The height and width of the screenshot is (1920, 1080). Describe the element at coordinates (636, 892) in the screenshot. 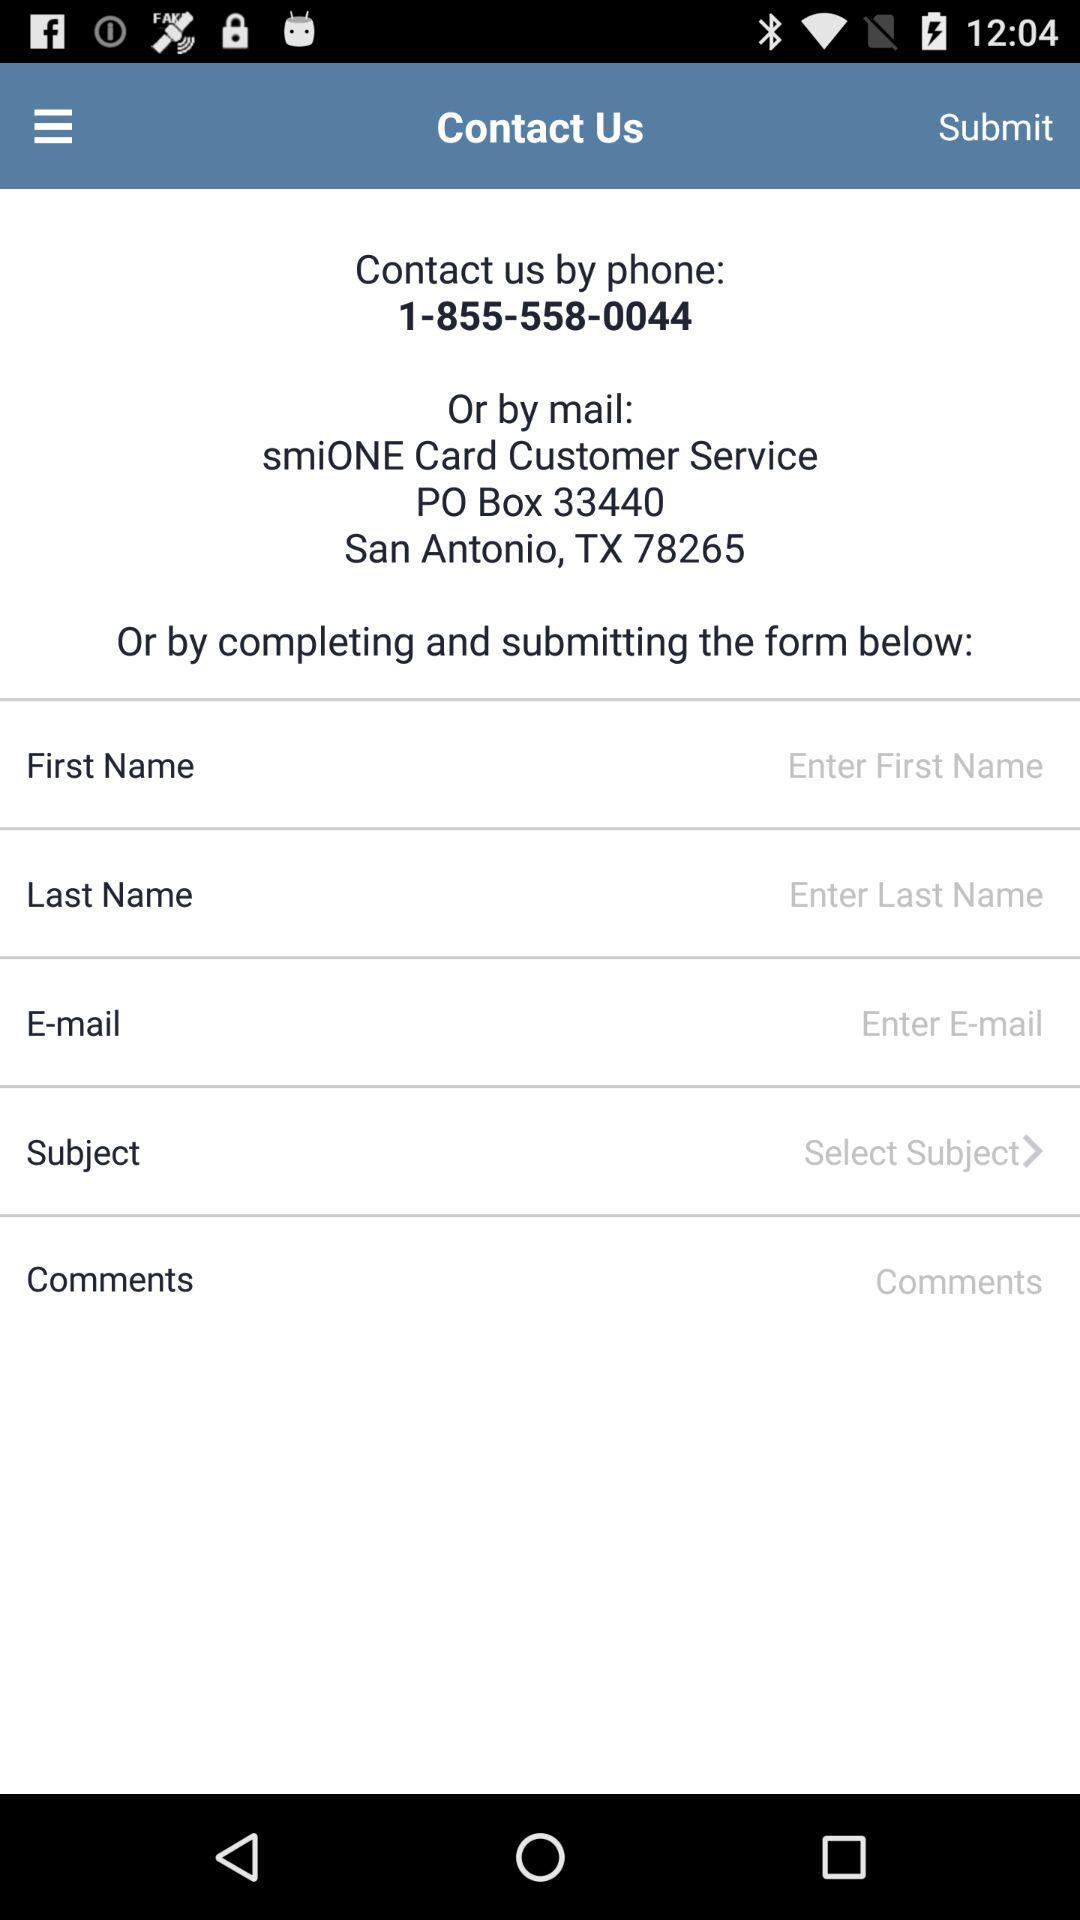

I see `last name` at that location.